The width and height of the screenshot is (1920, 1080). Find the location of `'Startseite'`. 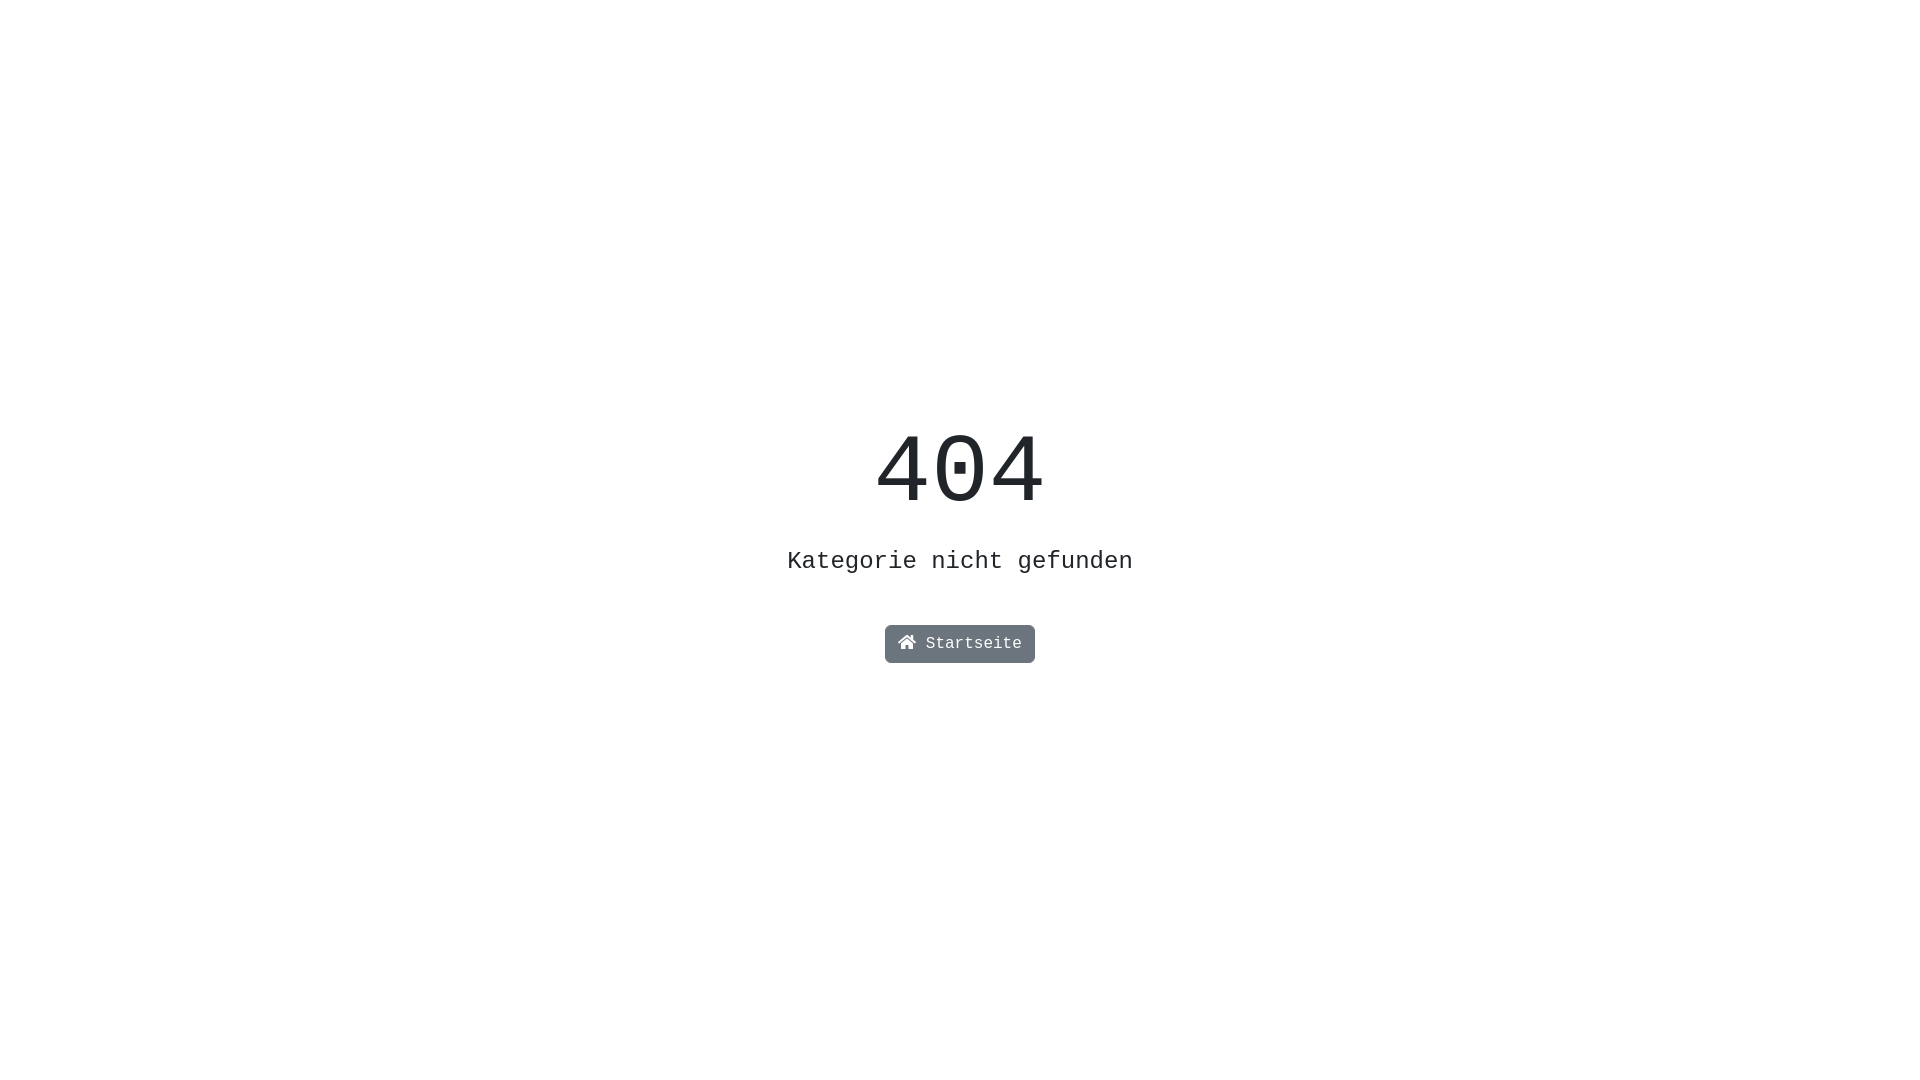

'Startseite' is located at coordinates (960, 644).